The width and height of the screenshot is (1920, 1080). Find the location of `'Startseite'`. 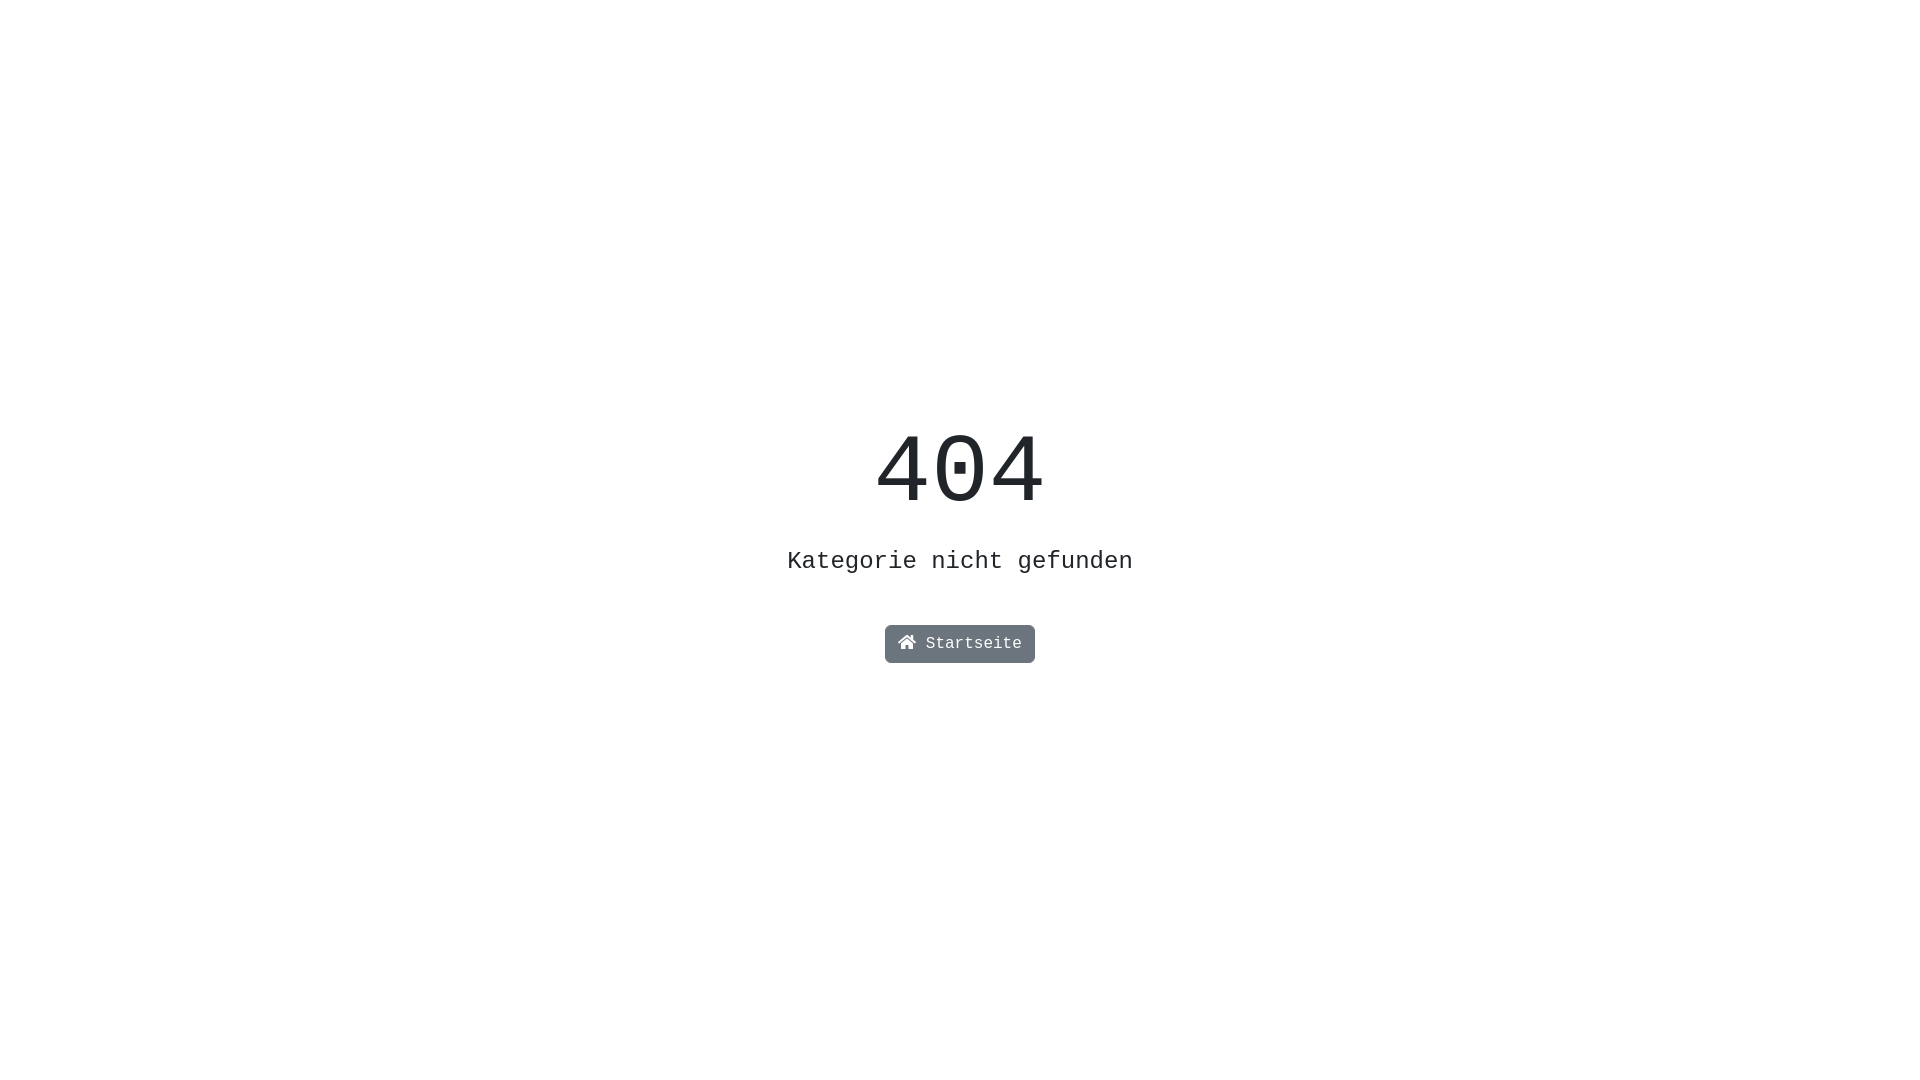

'Startseite' is located at coordinates (960, 644).